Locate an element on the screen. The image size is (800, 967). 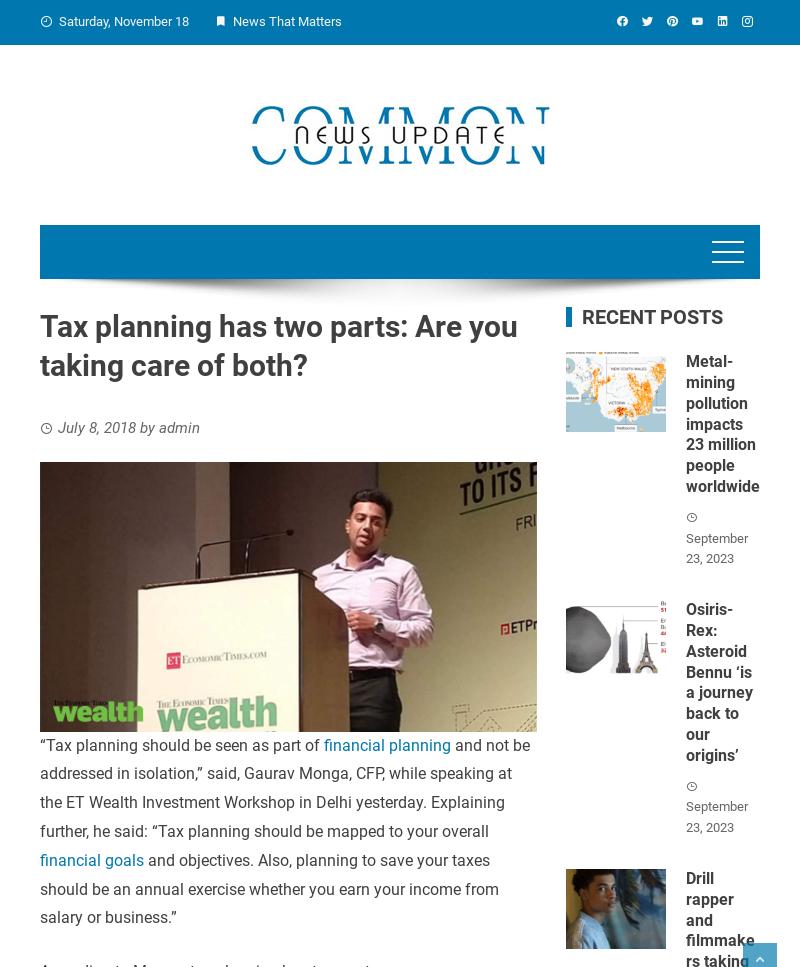
'admin' is located at coordinates (178, 426).